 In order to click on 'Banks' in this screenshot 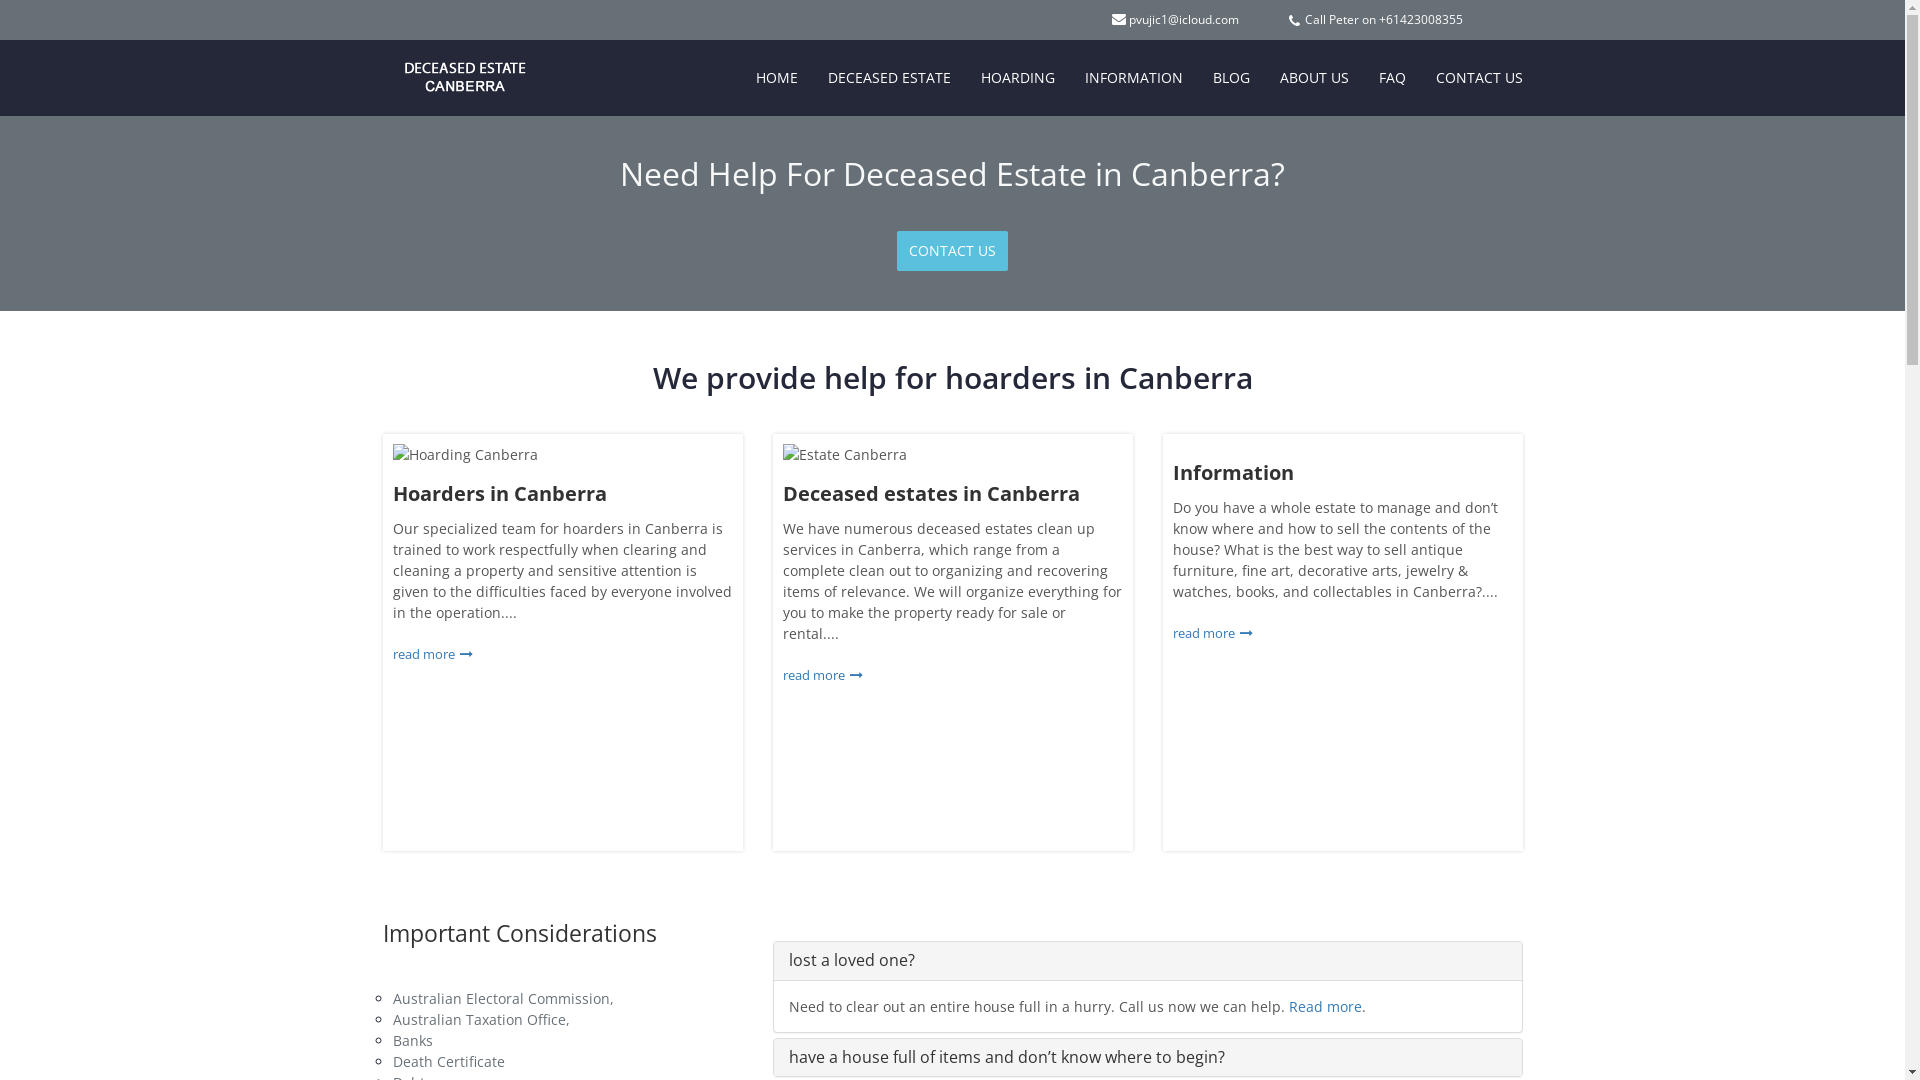, I will do `click(411, 1039)`.